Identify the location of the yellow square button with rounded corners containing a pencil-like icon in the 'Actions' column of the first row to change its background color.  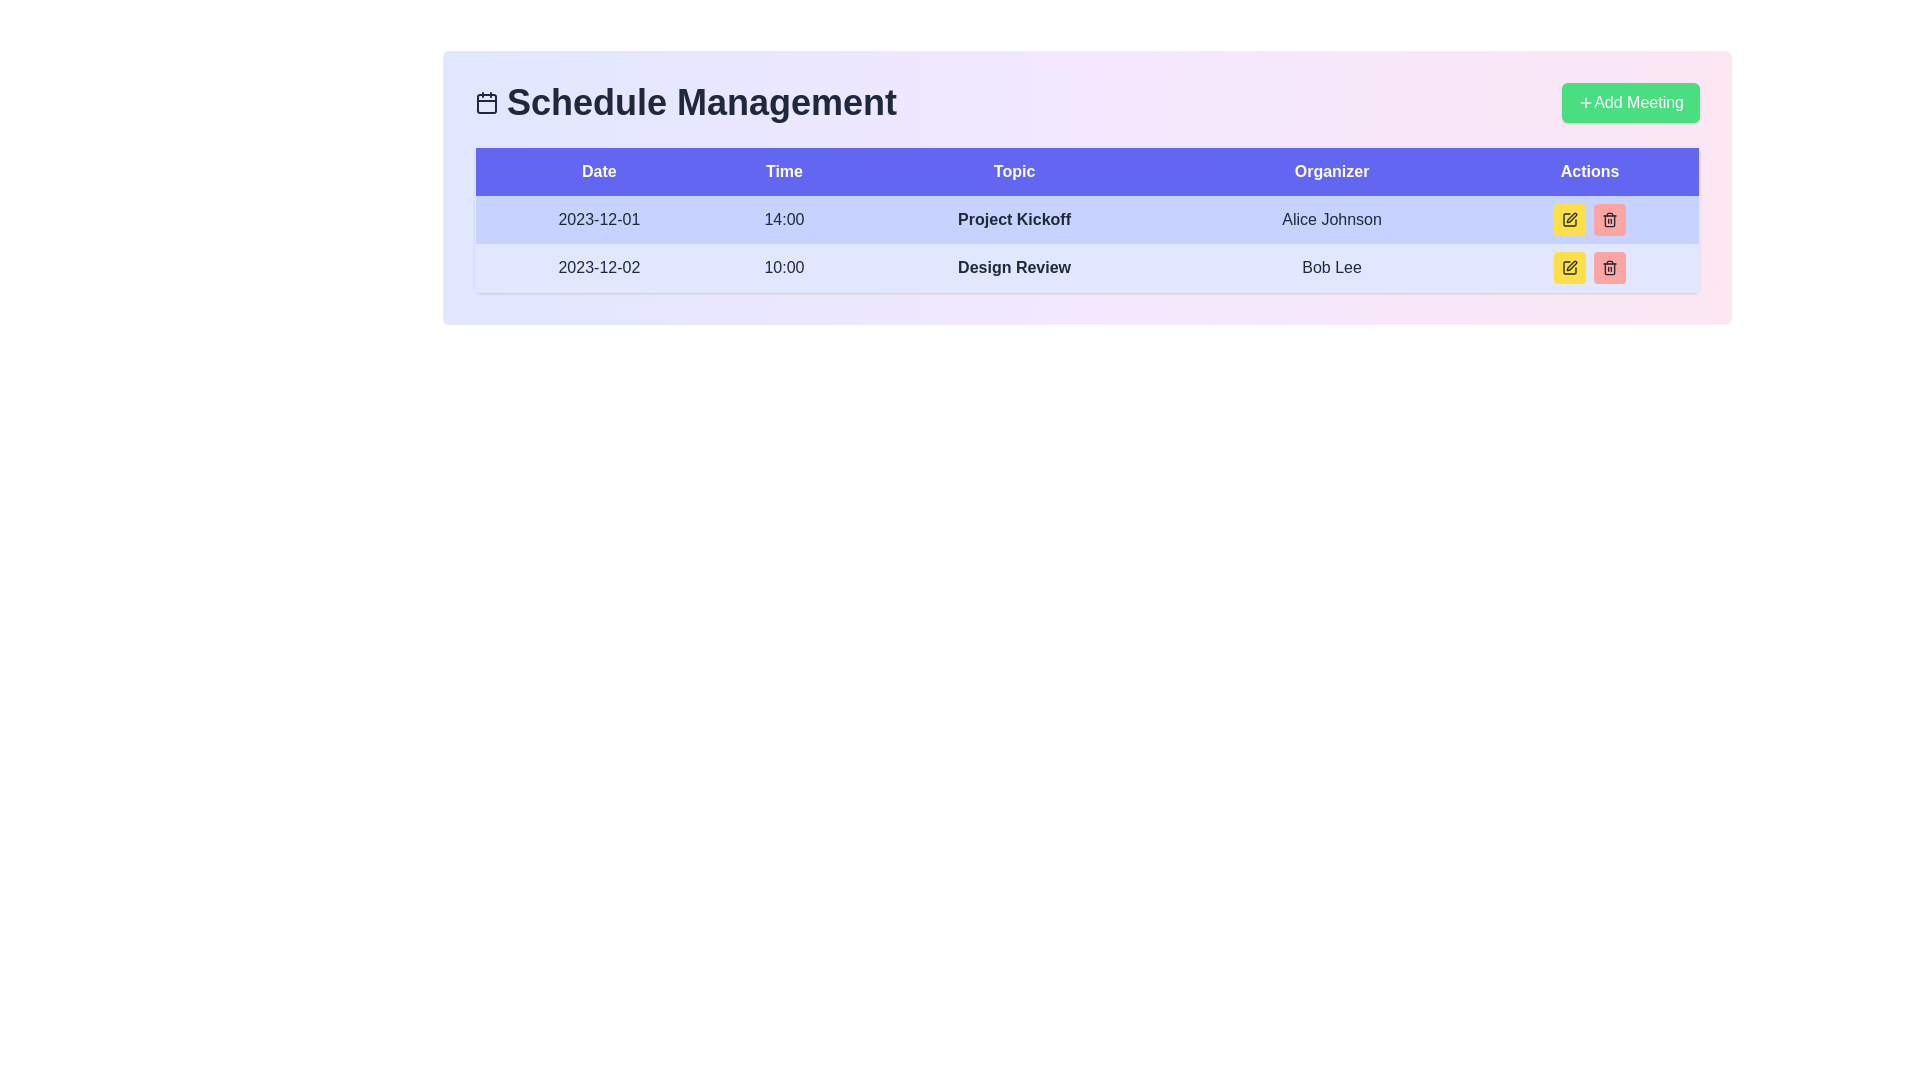
(1568, 219).